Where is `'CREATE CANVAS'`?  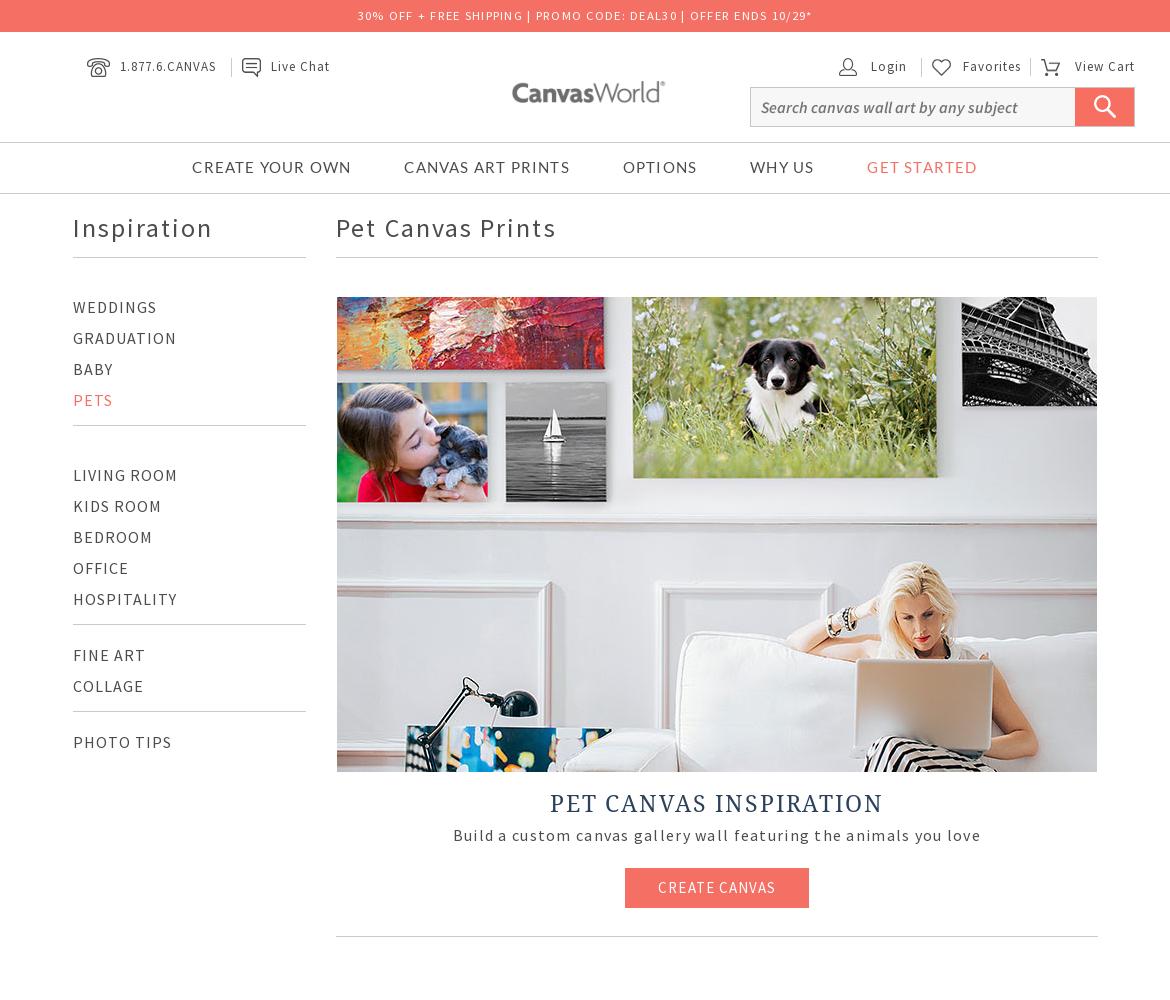
'CREATE CANVAS' is located at coordinates (715, 887).